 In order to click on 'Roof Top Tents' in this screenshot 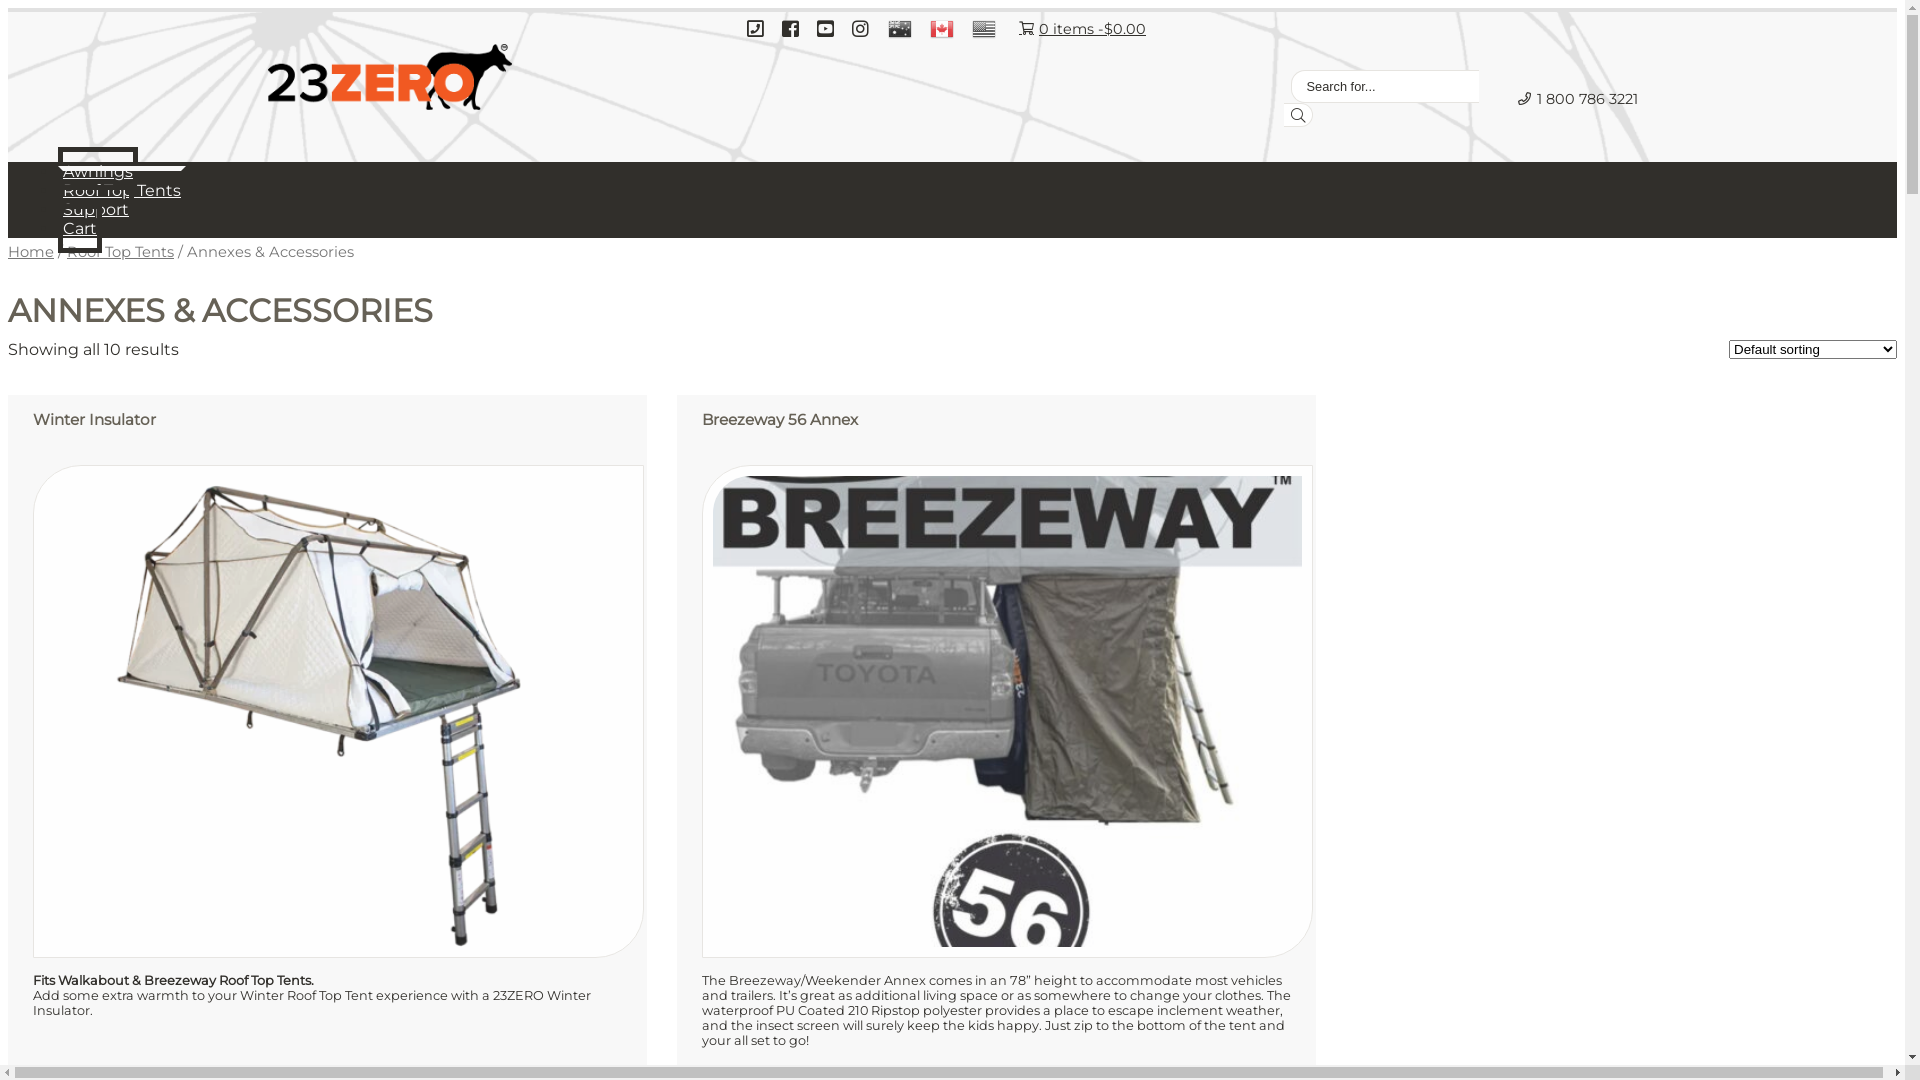, I will do `click(119, 250)`.